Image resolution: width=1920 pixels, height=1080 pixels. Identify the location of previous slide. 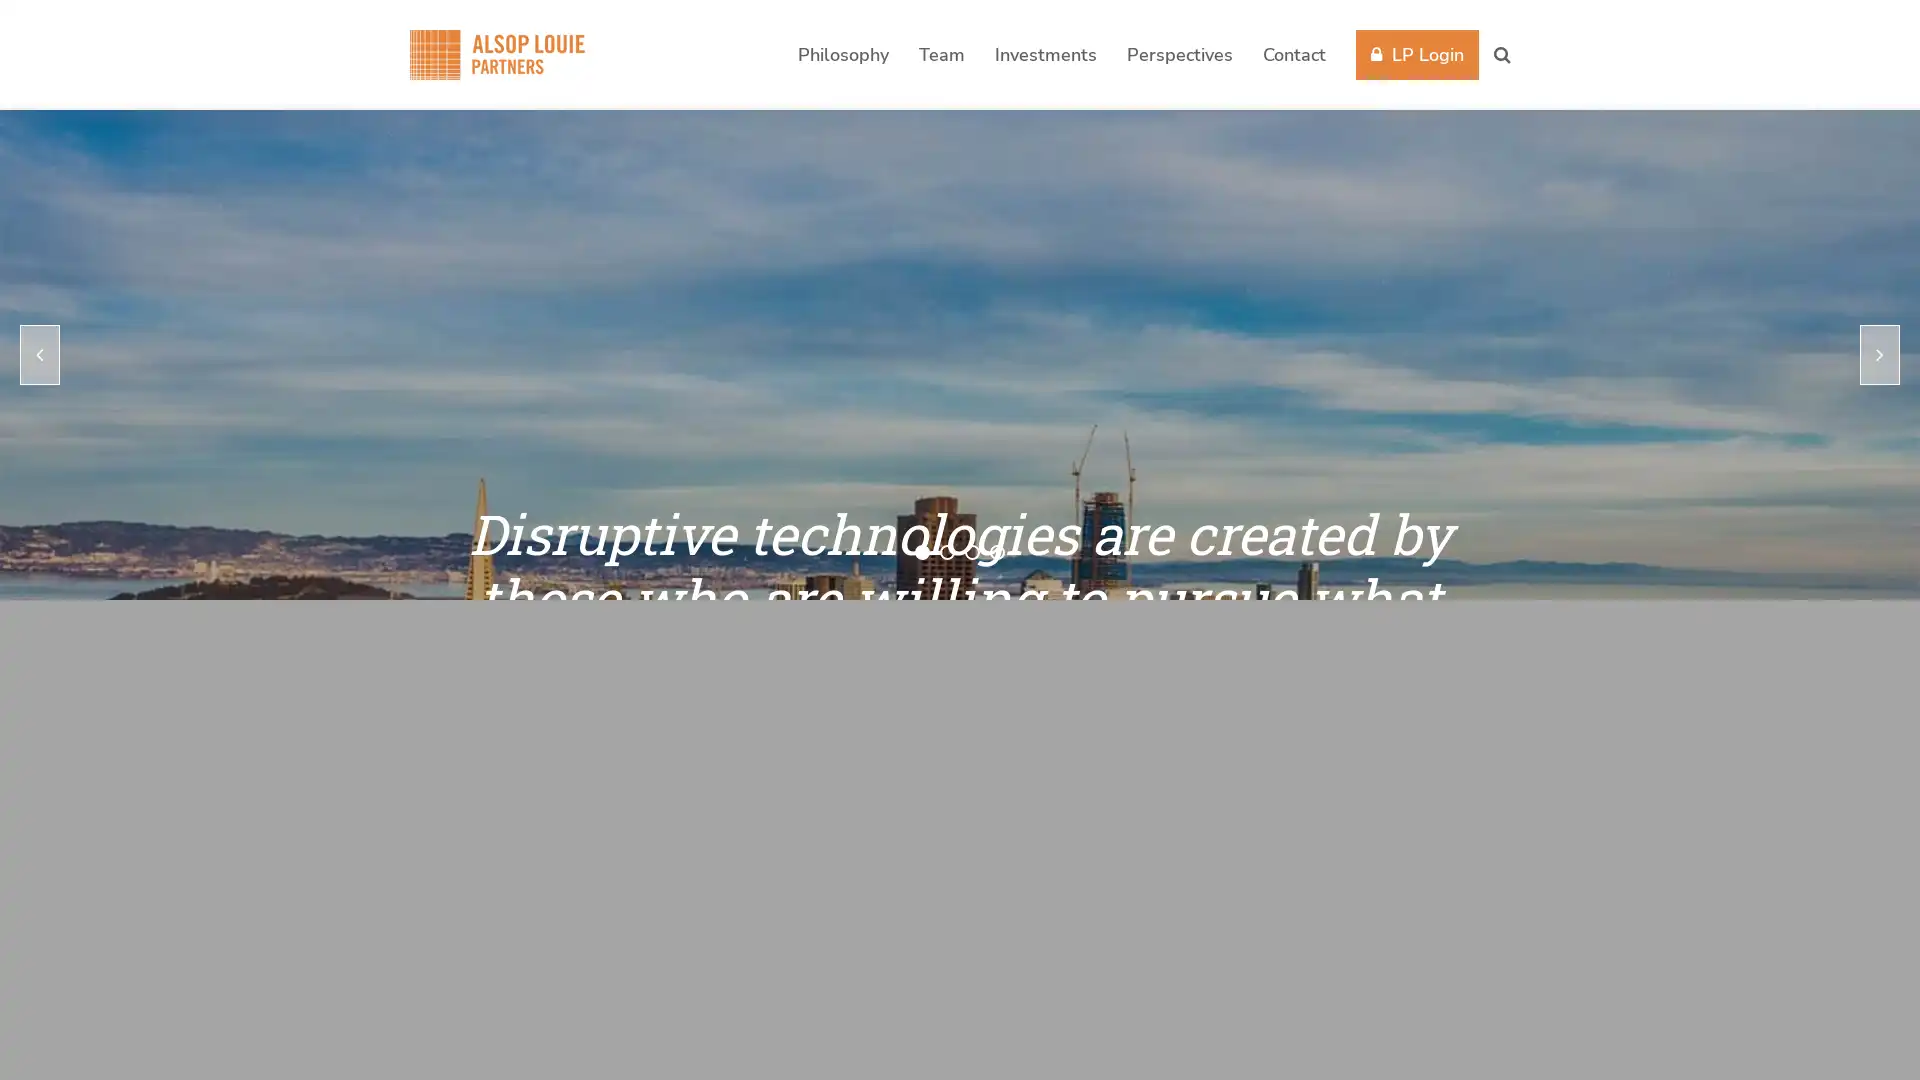
(39, 593).